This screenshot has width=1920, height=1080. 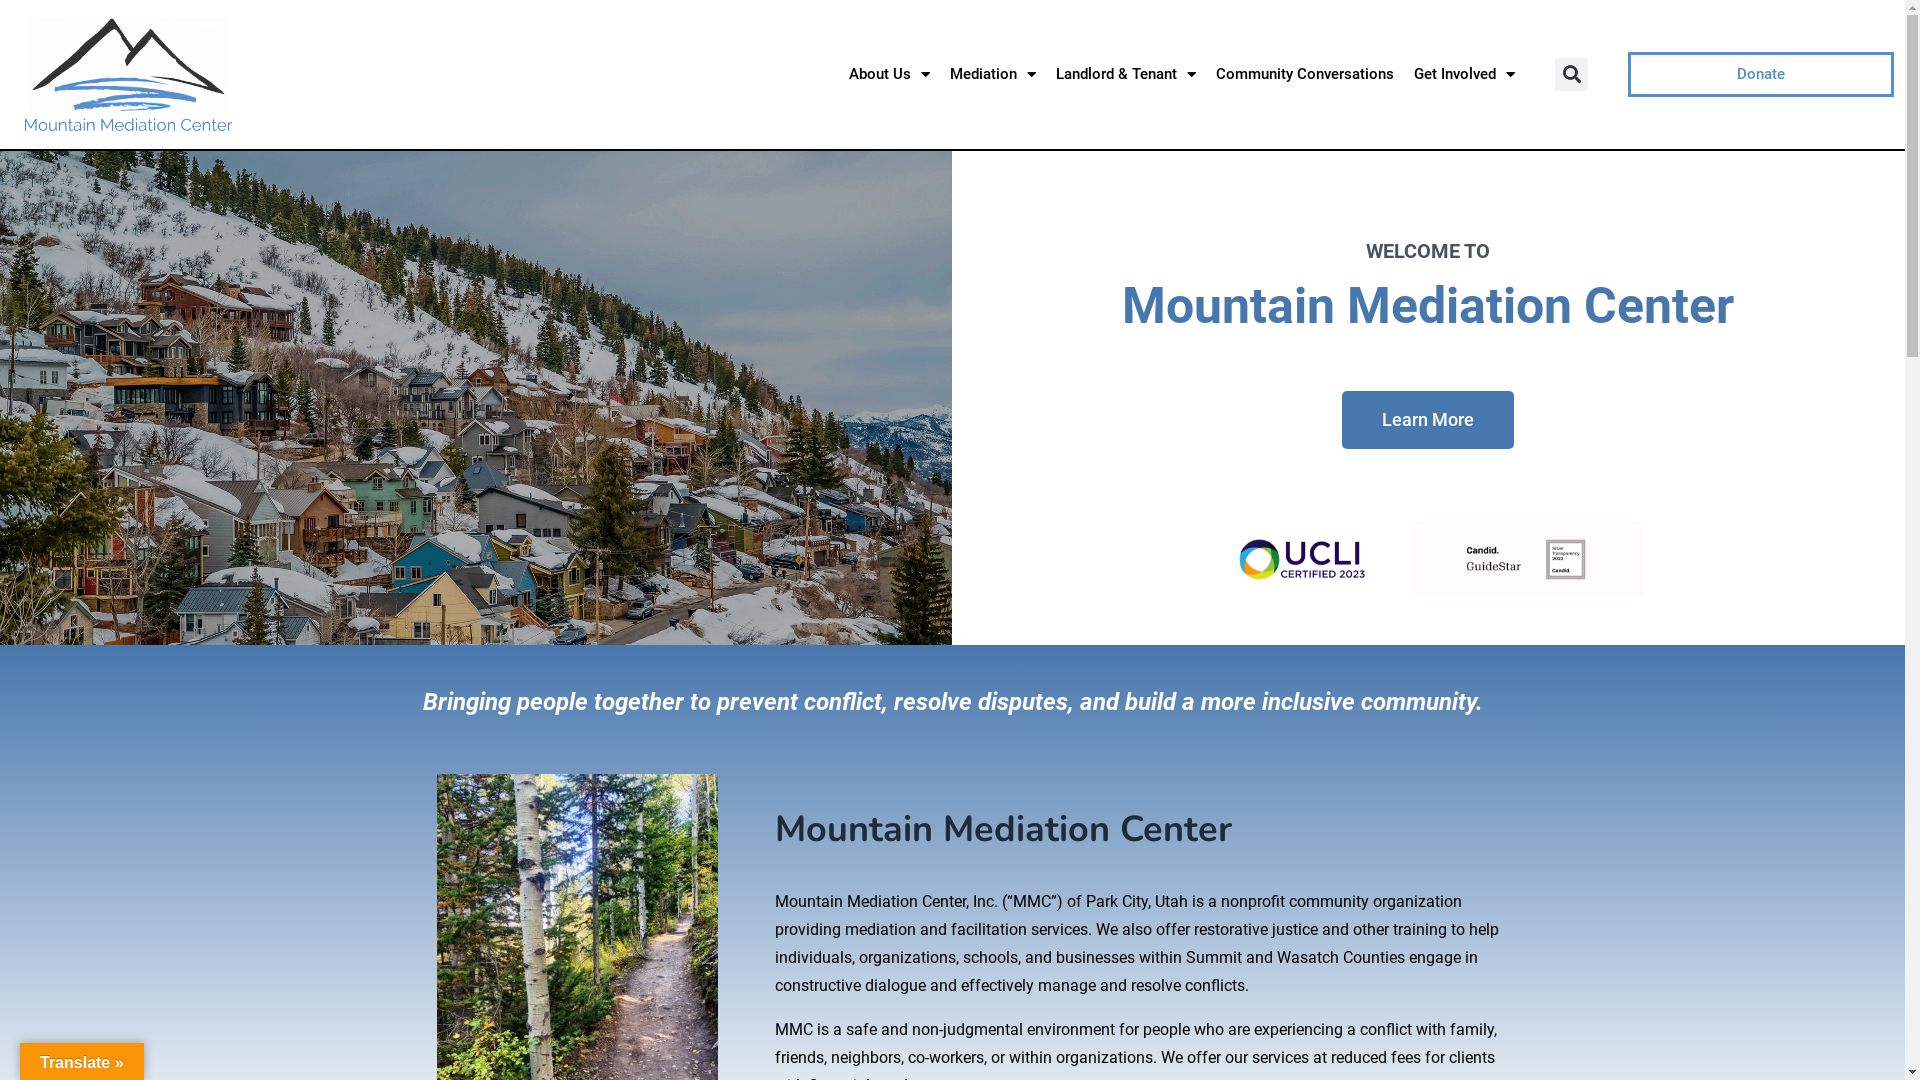 What do you see at coordinates (1126, 72) in the screenshot?
I see `'Landlord & Tenant'` at bounding box center [1126, 72].